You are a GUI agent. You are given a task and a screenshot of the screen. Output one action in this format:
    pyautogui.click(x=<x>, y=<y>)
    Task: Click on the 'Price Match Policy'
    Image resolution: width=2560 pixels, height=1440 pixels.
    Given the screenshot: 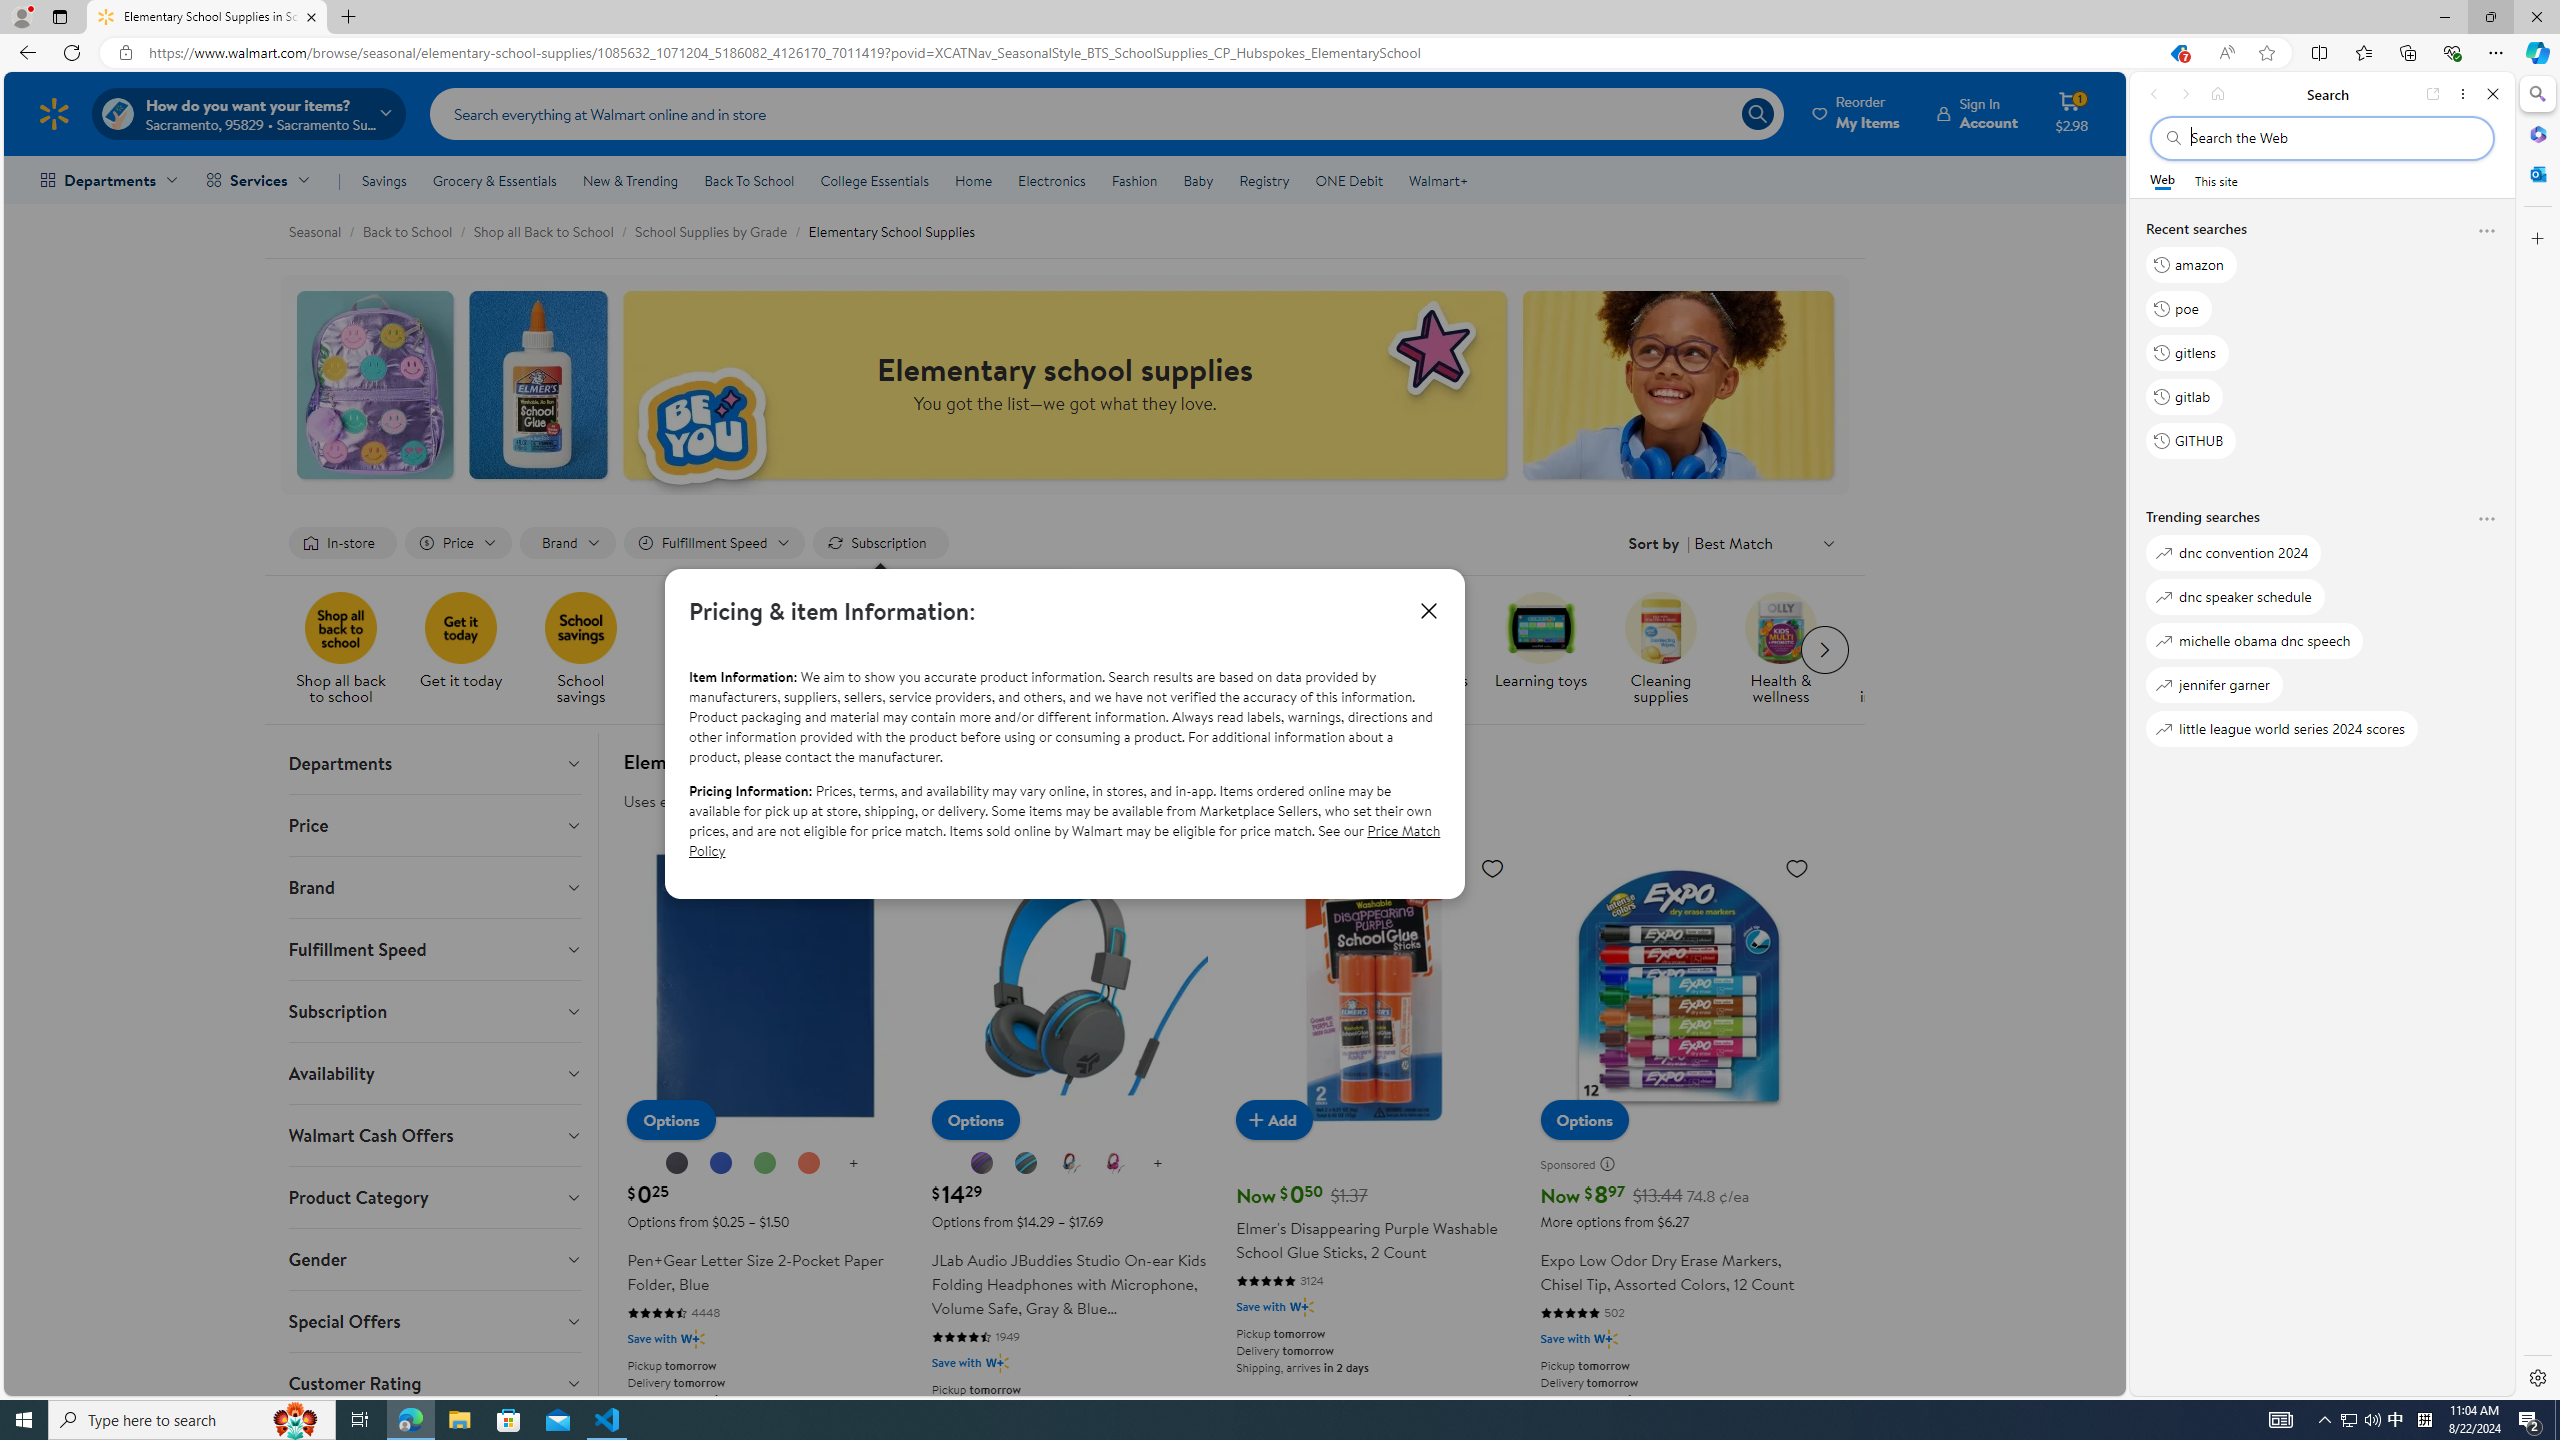 What is the action you would take?
    pyautogui.click(x=1063, y=839)
    